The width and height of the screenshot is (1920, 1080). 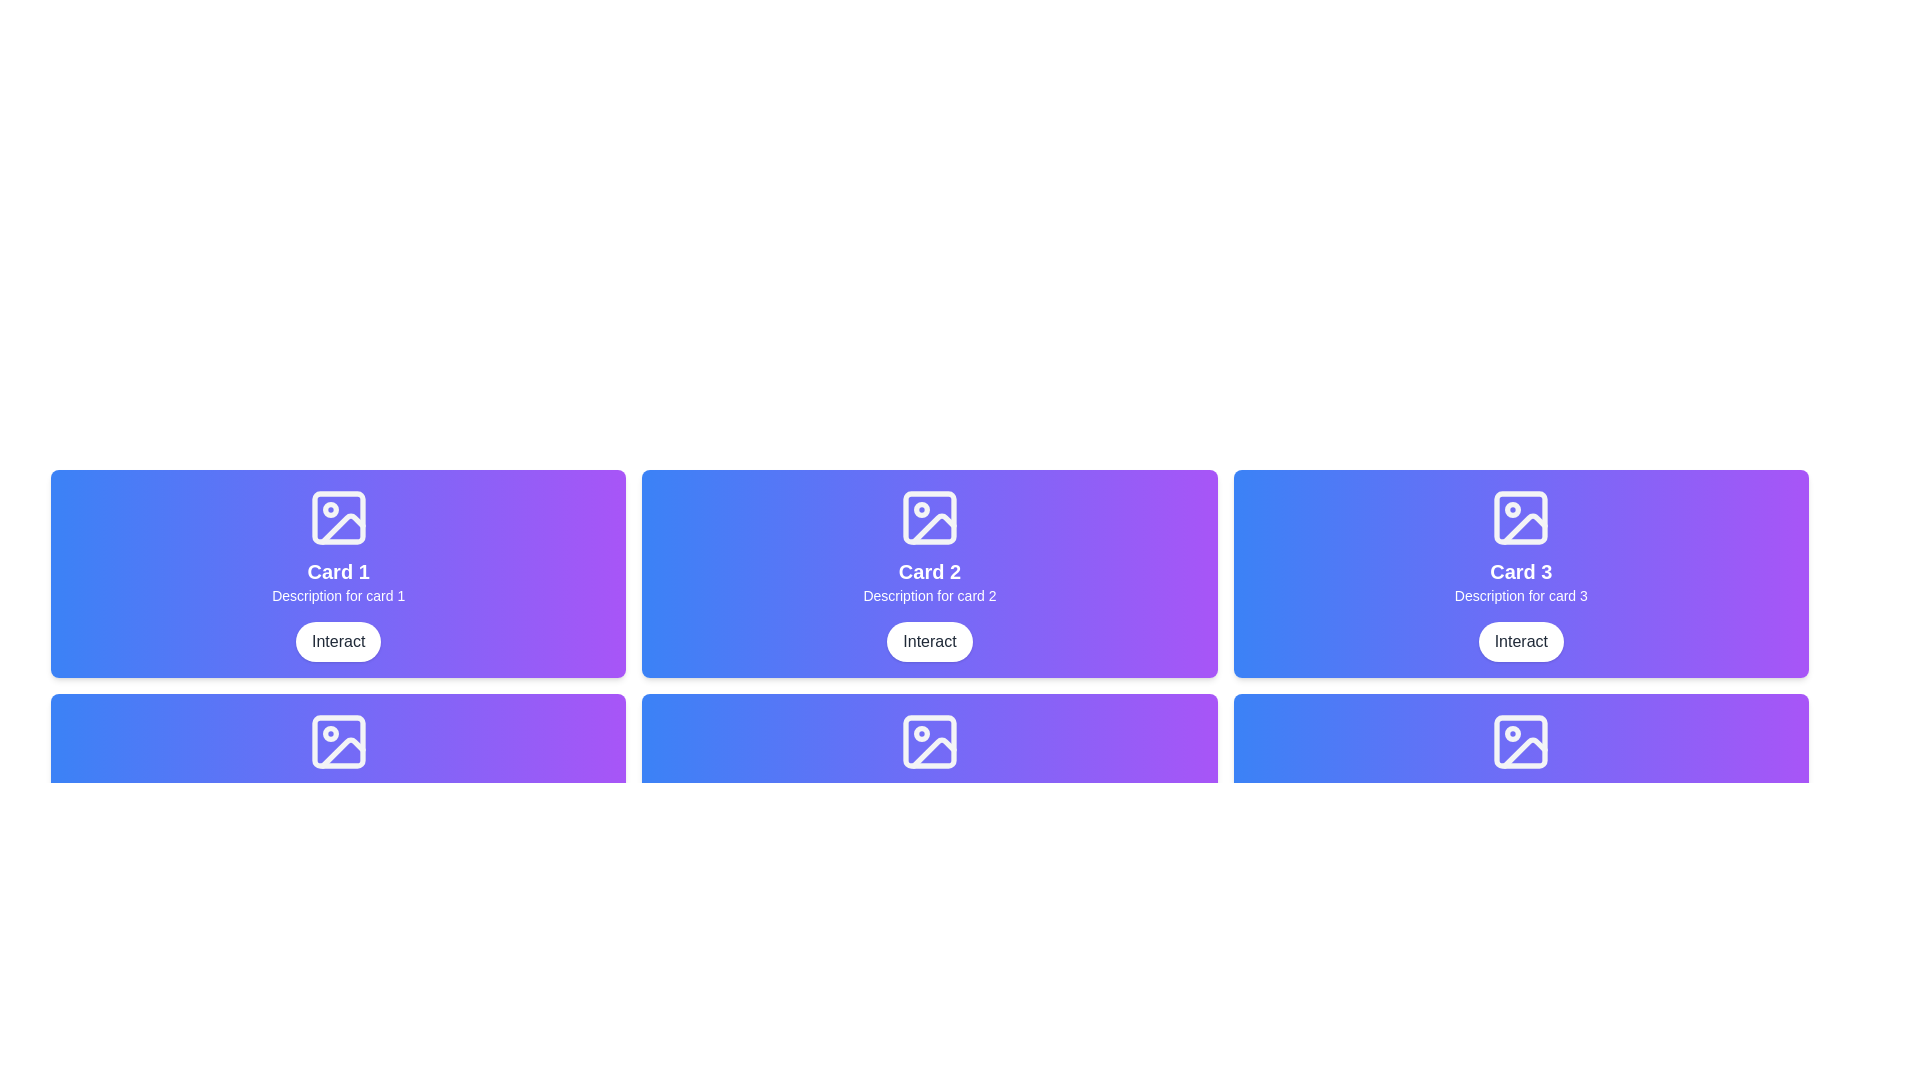 I want to click on the Text Label that displays the title and brief description associated with the first card component, located in the middle section of the first card, directly below the icon and above the 'Interact' button, so click(x=338, y=582).